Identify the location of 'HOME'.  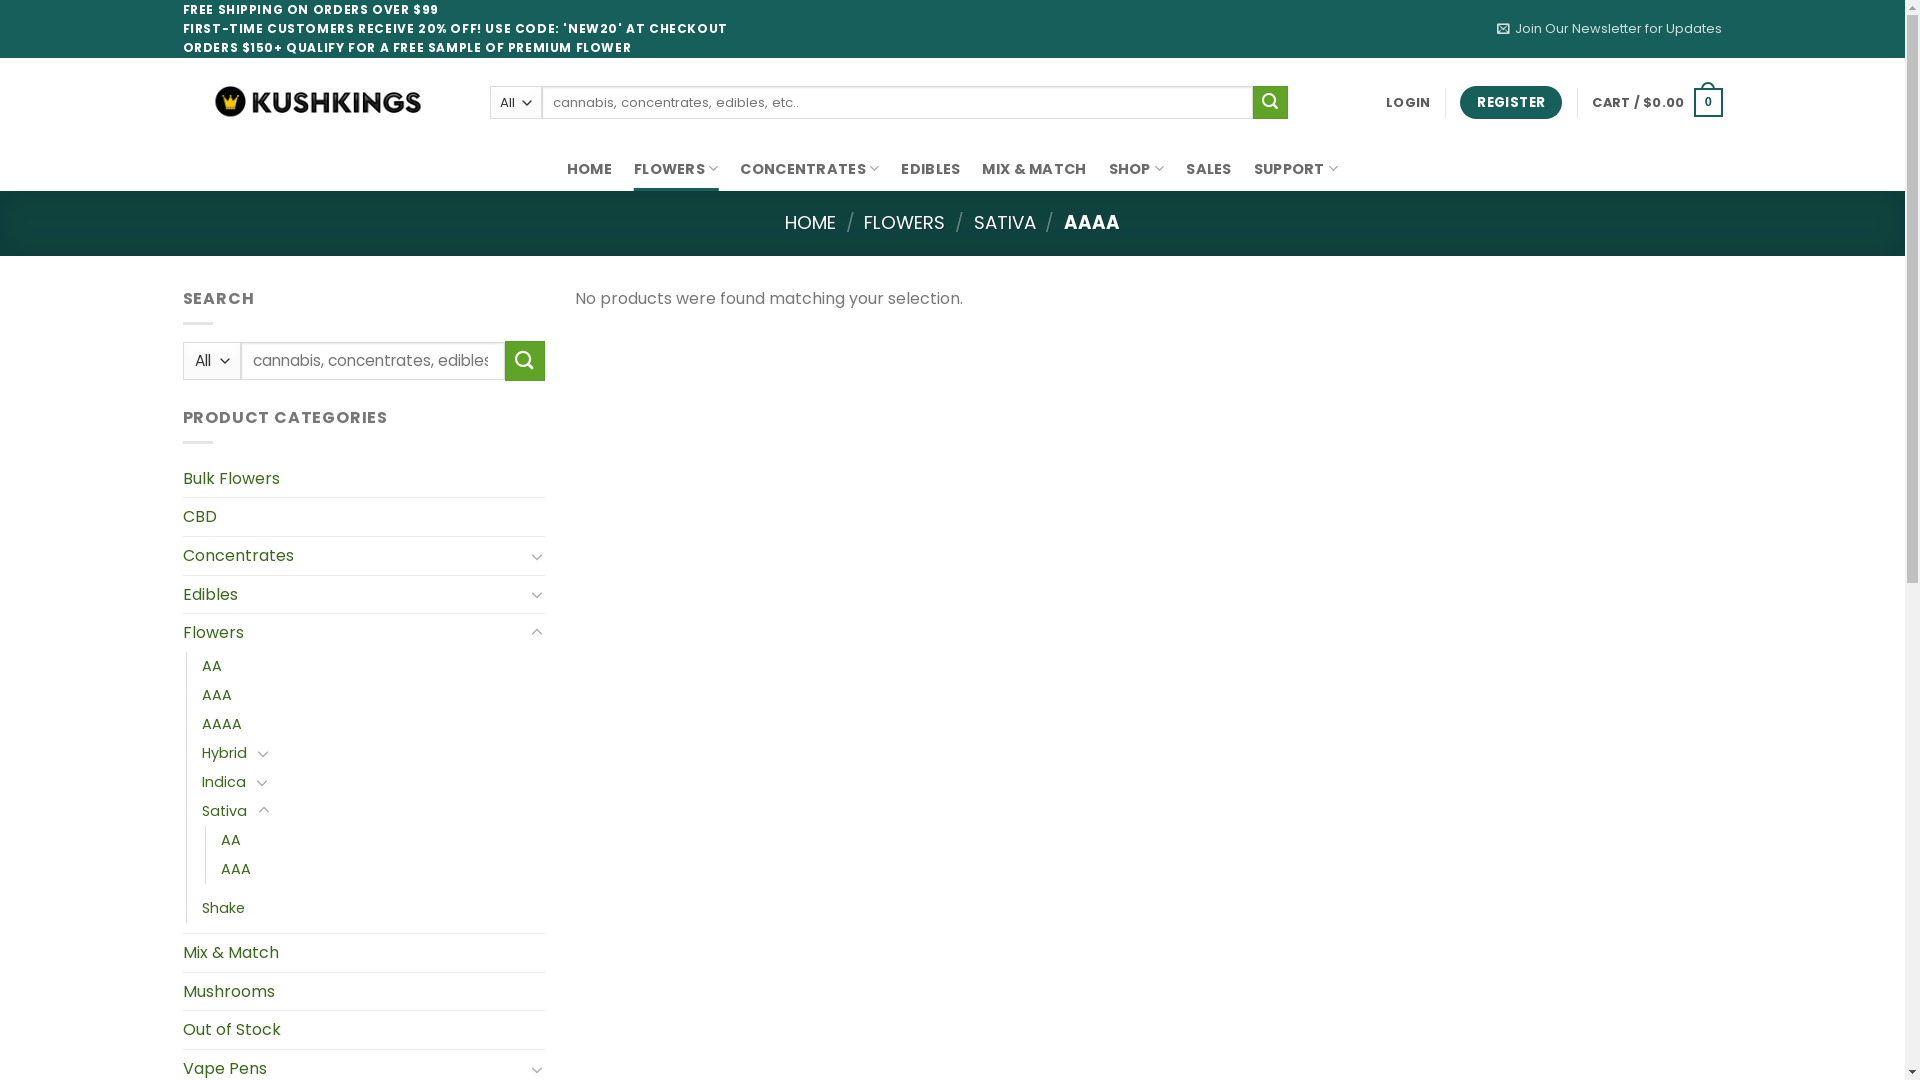
(588, 168).